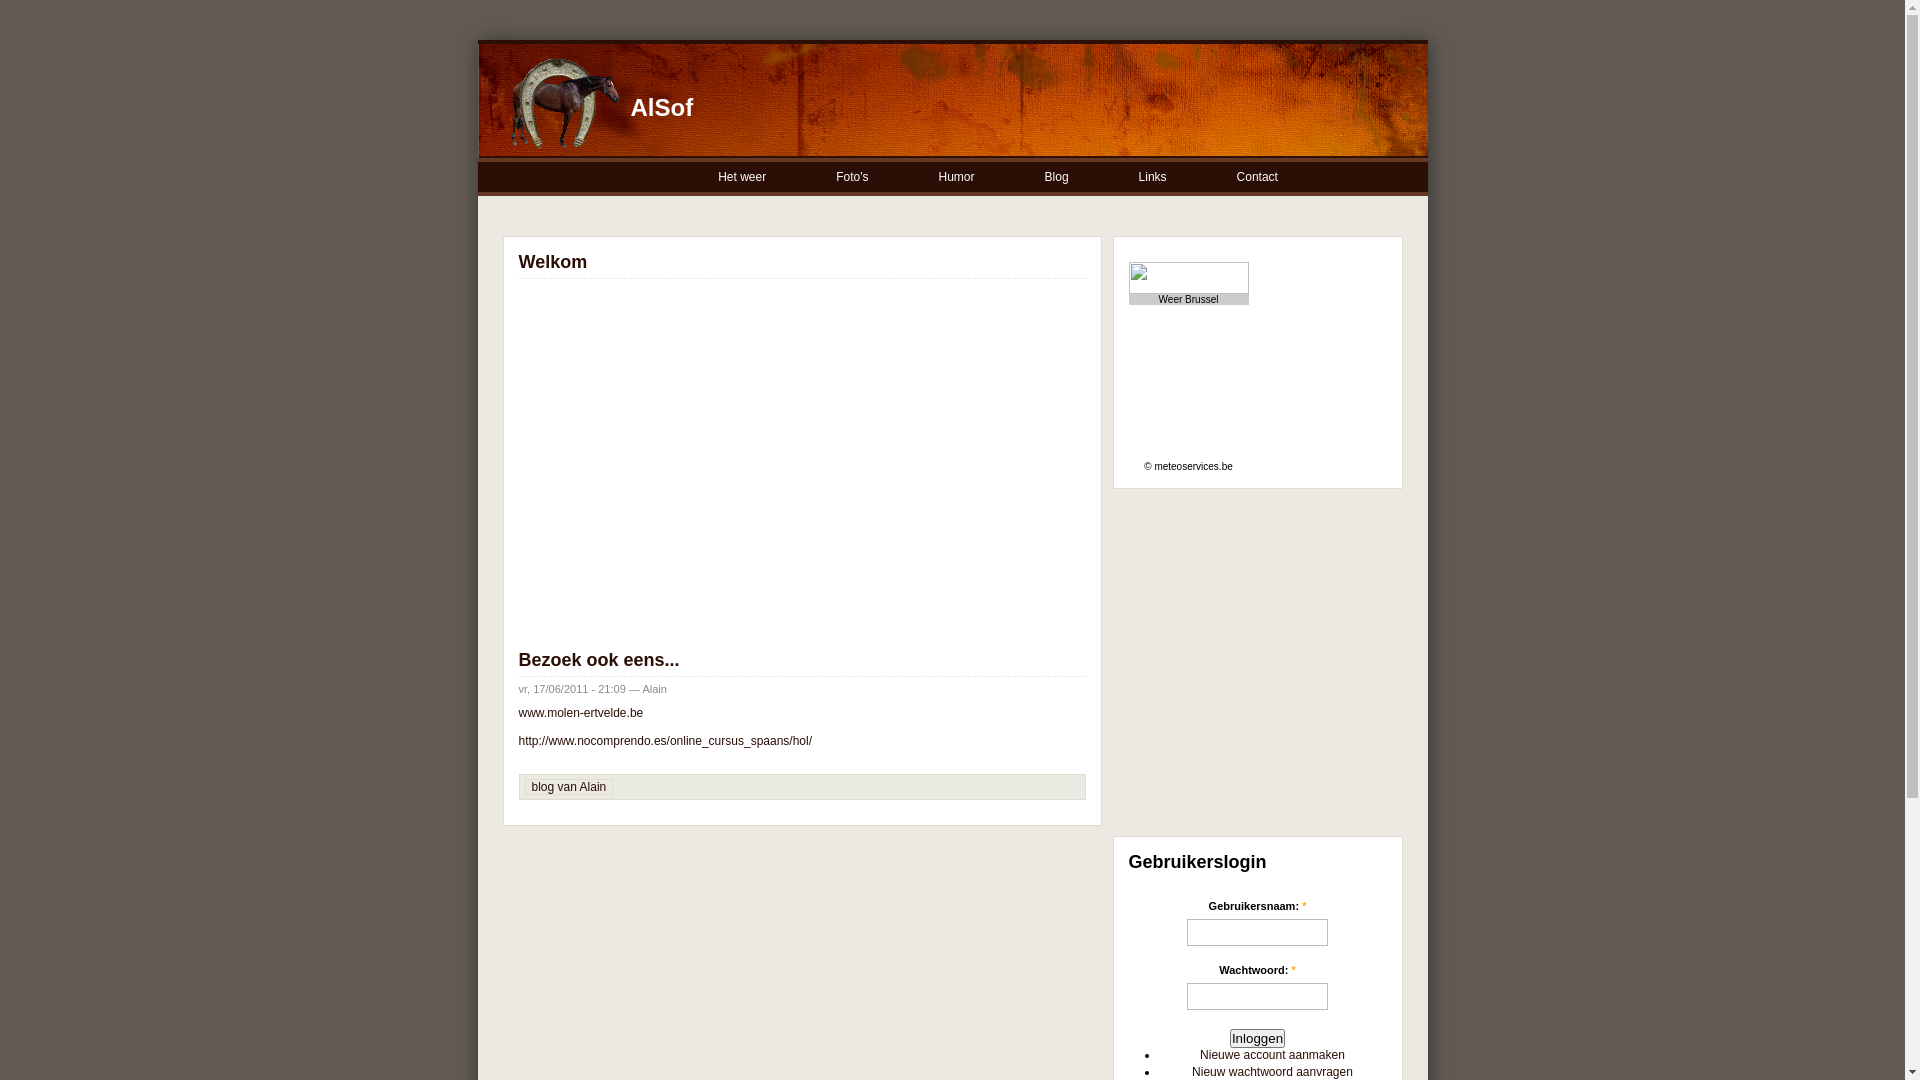  I want to click on 'http://www.nocomprendo.es/online_cursus_spaans/hol/', so click(665, 740).